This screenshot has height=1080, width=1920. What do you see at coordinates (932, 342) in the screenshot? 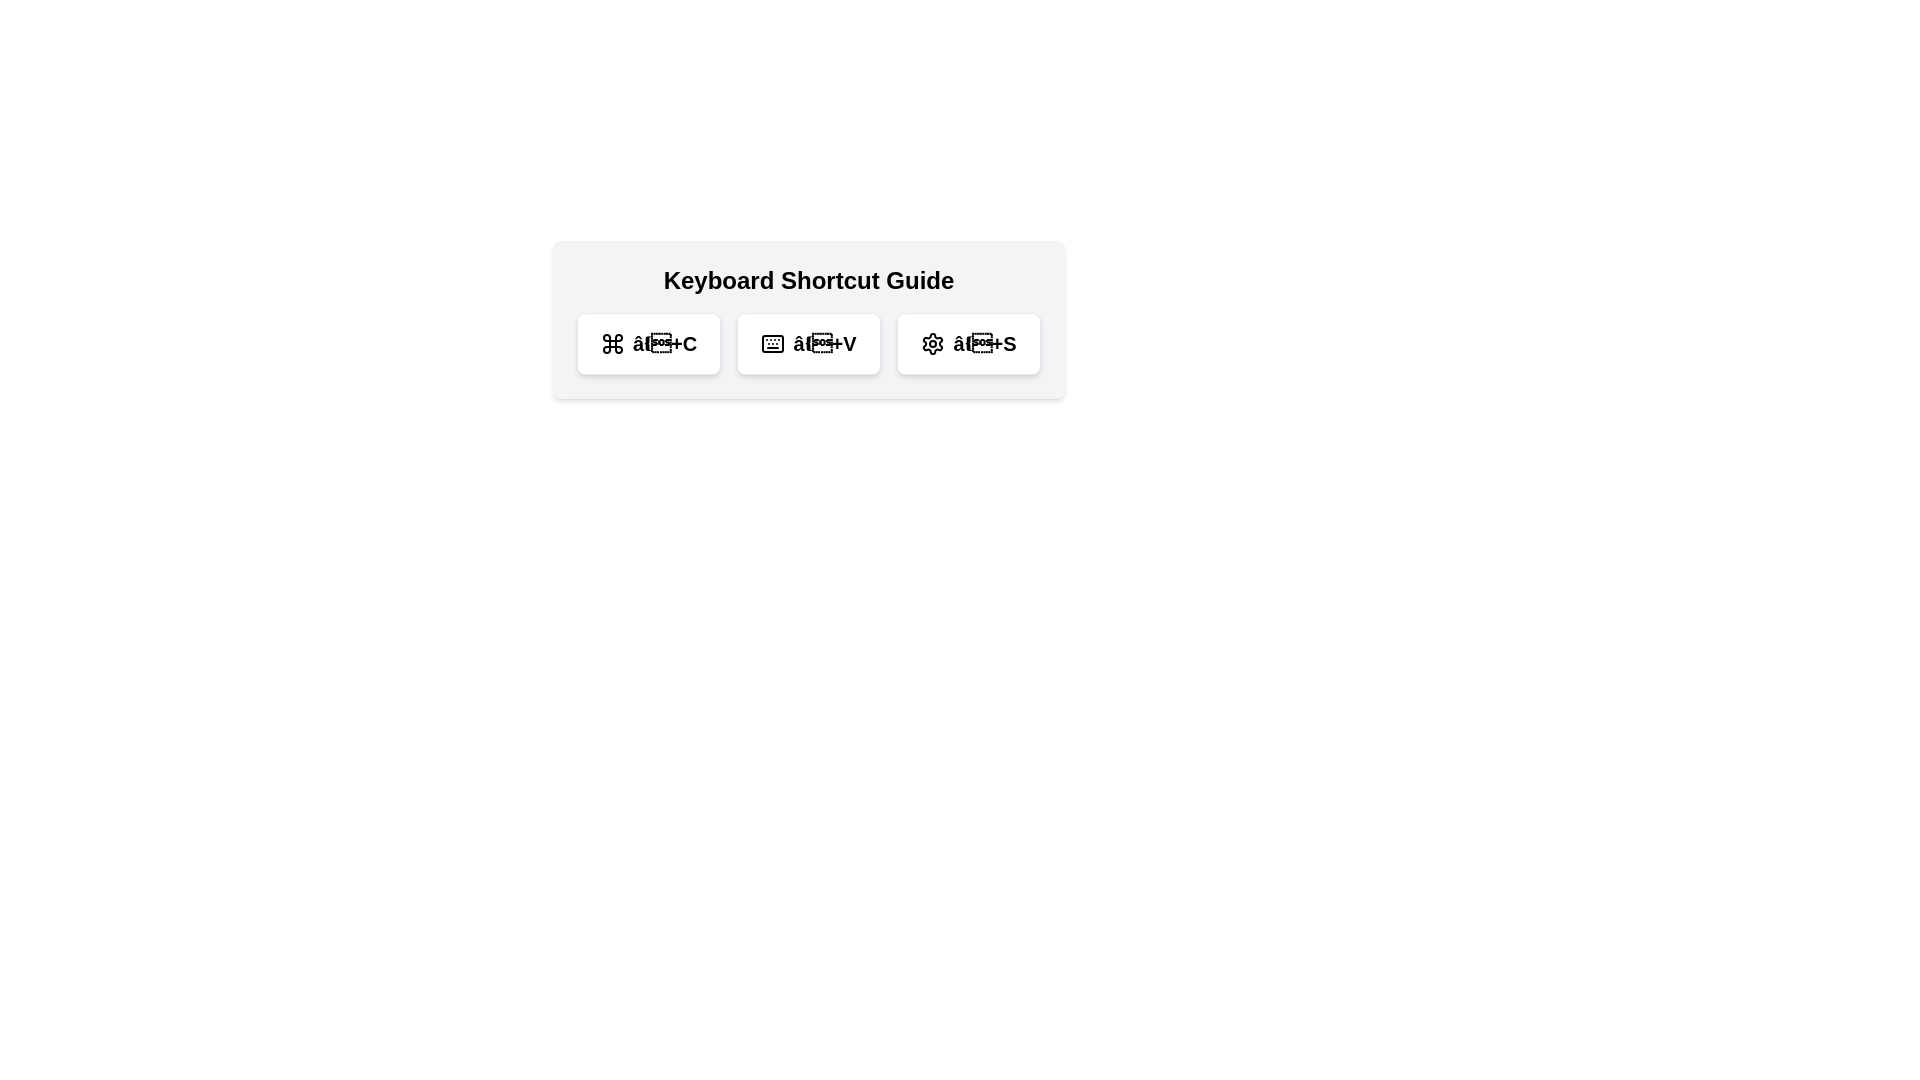
I see `the decorative settings icon` at bounding box center [932, 342].